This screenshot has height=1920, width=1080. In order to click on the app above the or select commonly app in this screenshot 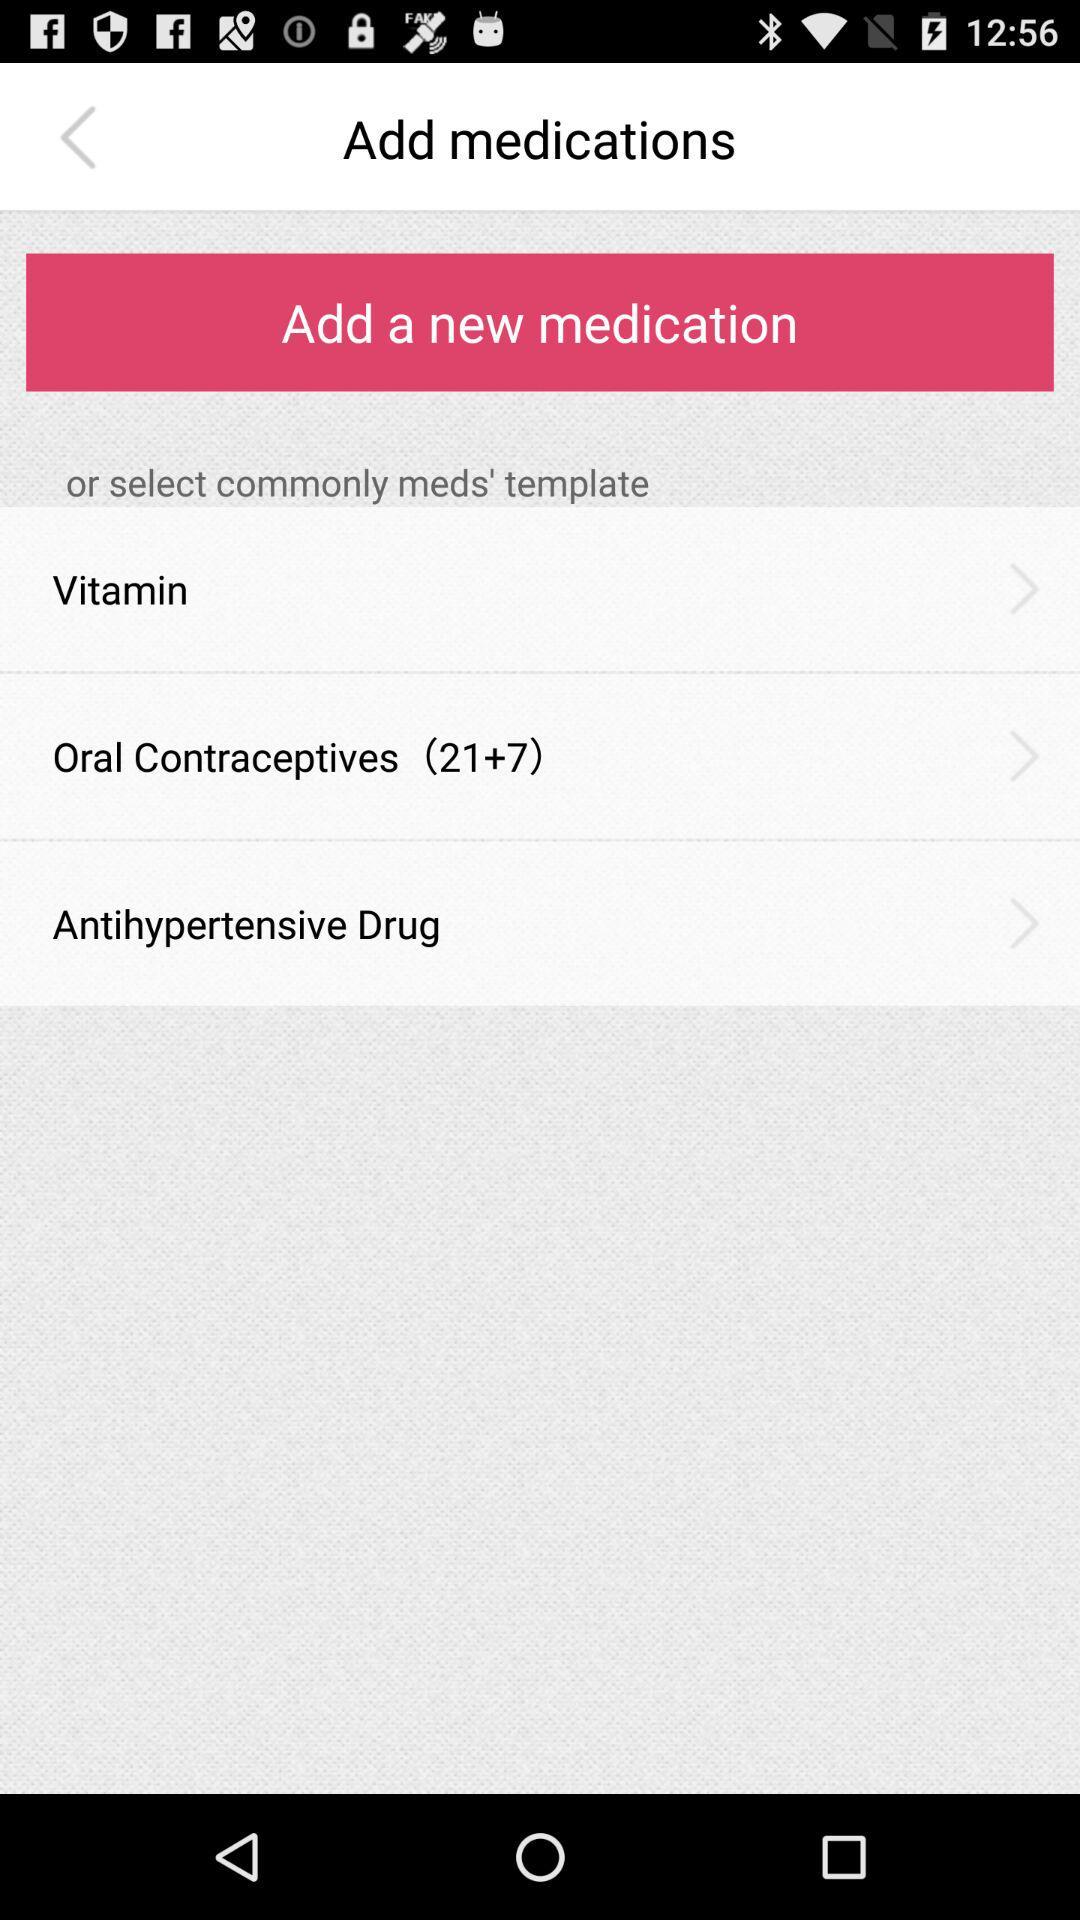, I will do `click(540, 322)`.